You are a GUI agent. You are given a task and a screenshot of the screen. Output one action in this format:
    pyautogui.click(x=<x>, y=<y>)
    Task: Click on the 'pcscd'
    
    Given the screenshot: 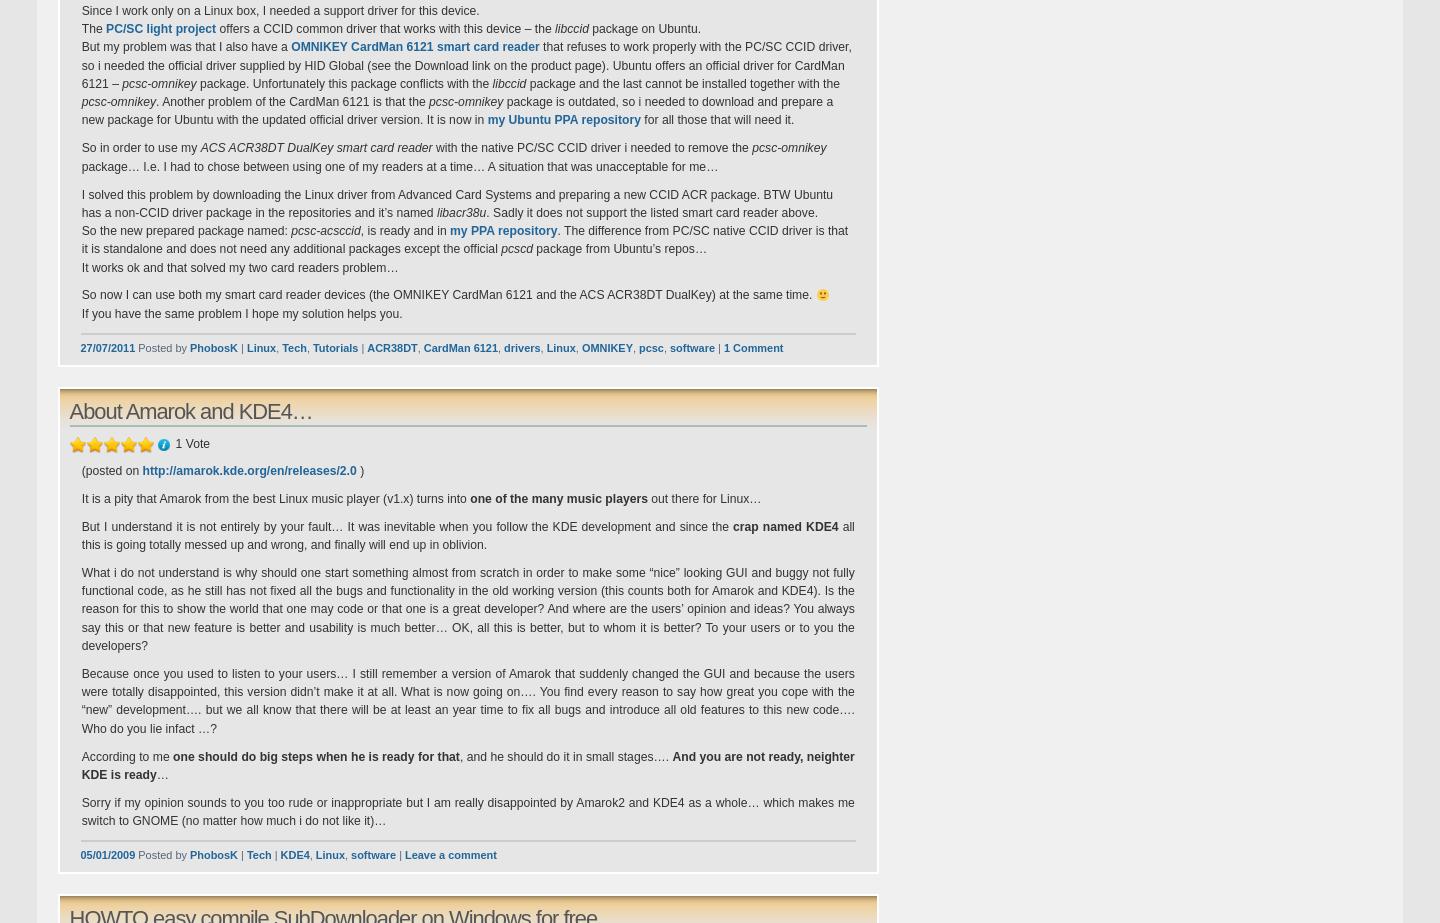 What is the action you would take?
    pyautogui.click(x=515, y=249)
    